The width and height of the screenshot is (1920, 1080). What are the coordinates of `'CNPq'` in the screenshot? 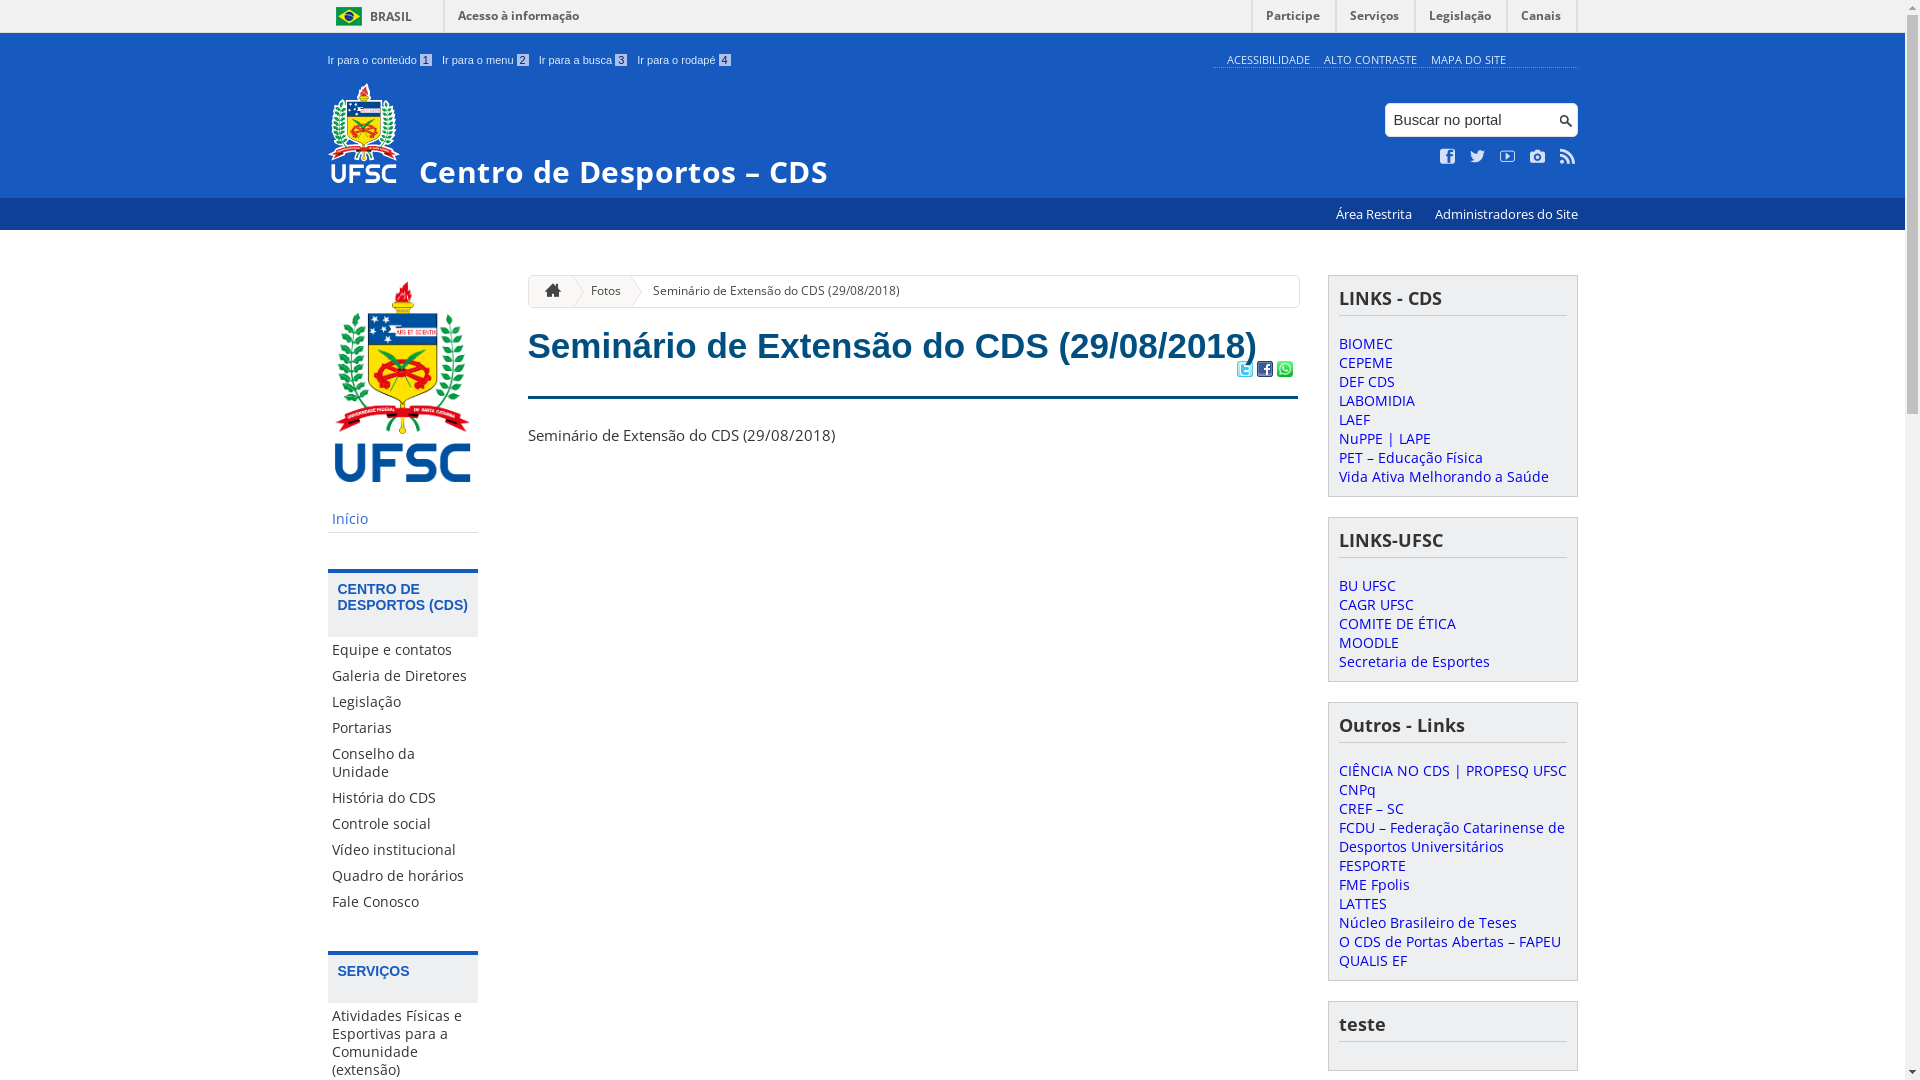 It's located at (1356, 788).